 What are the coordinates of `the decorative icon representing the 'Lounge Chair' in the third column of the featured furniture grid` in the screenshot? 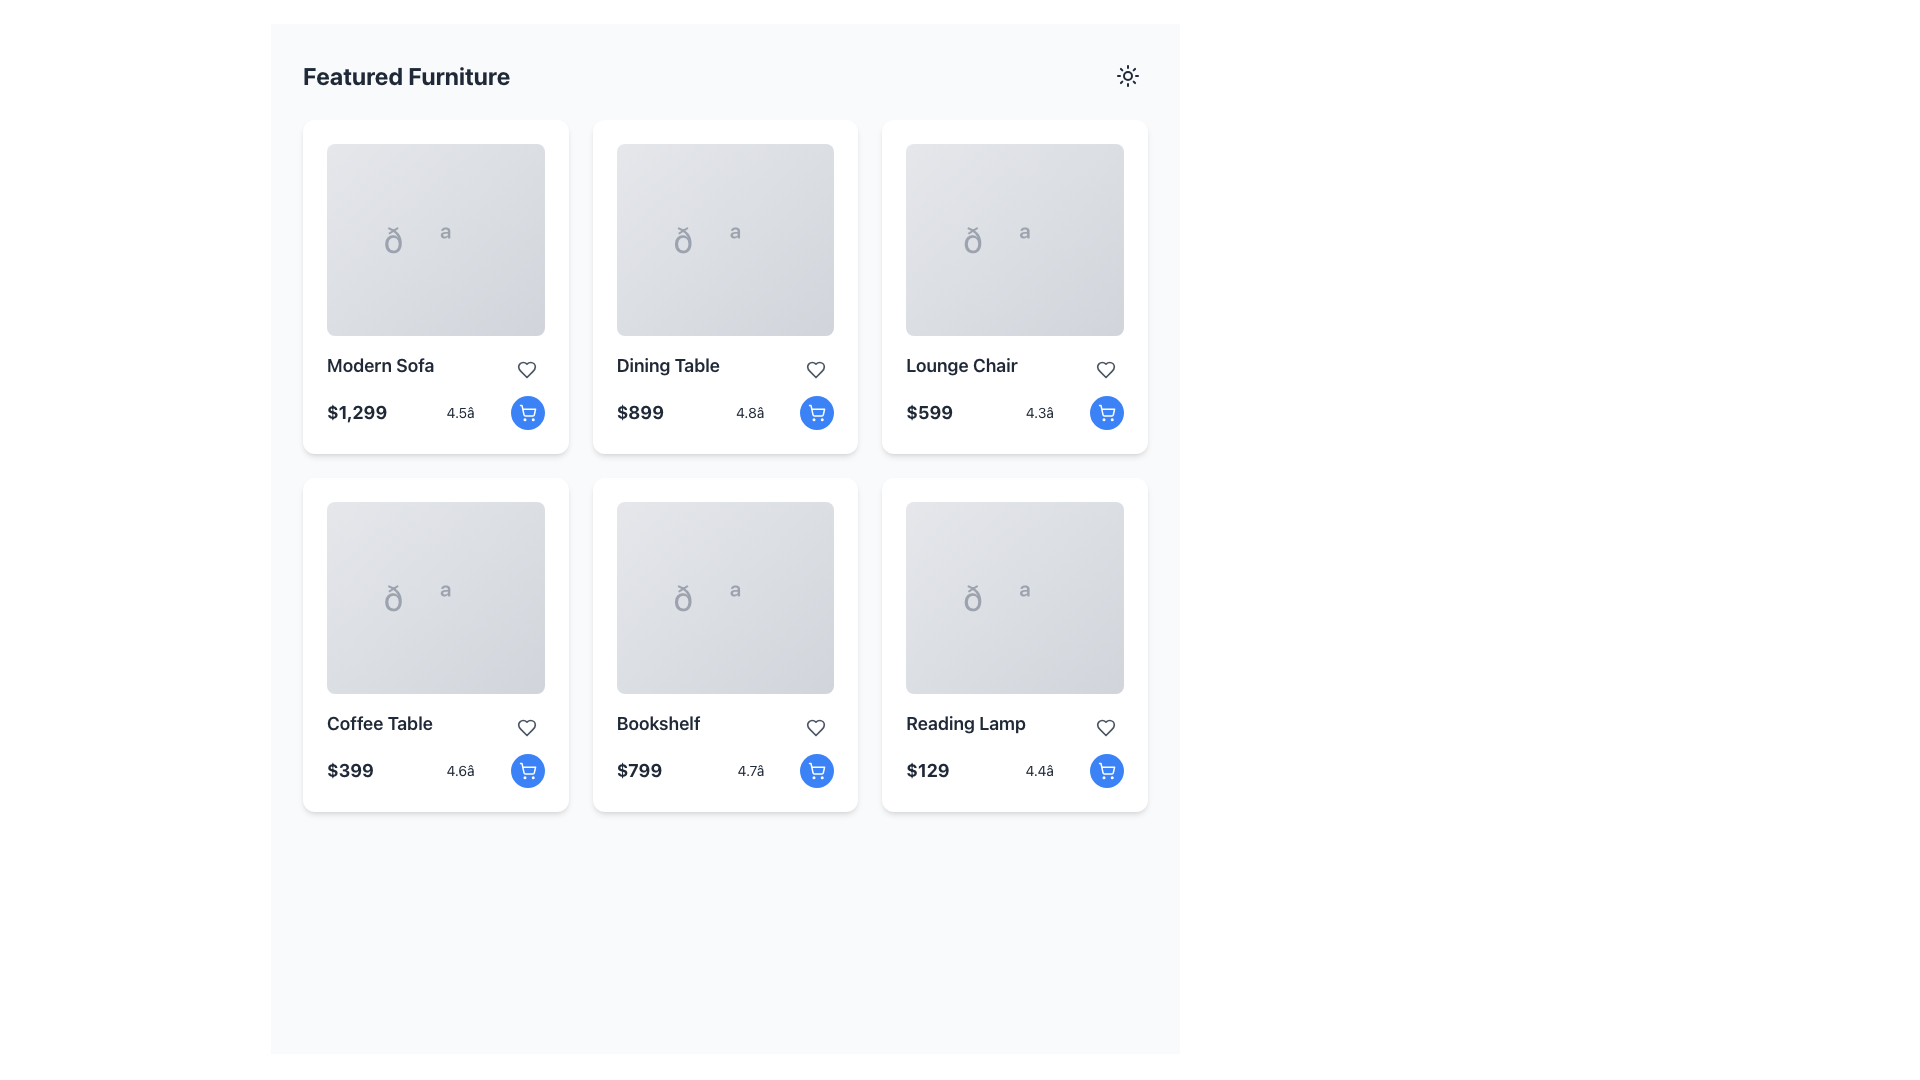 It's located at (1015, 238).